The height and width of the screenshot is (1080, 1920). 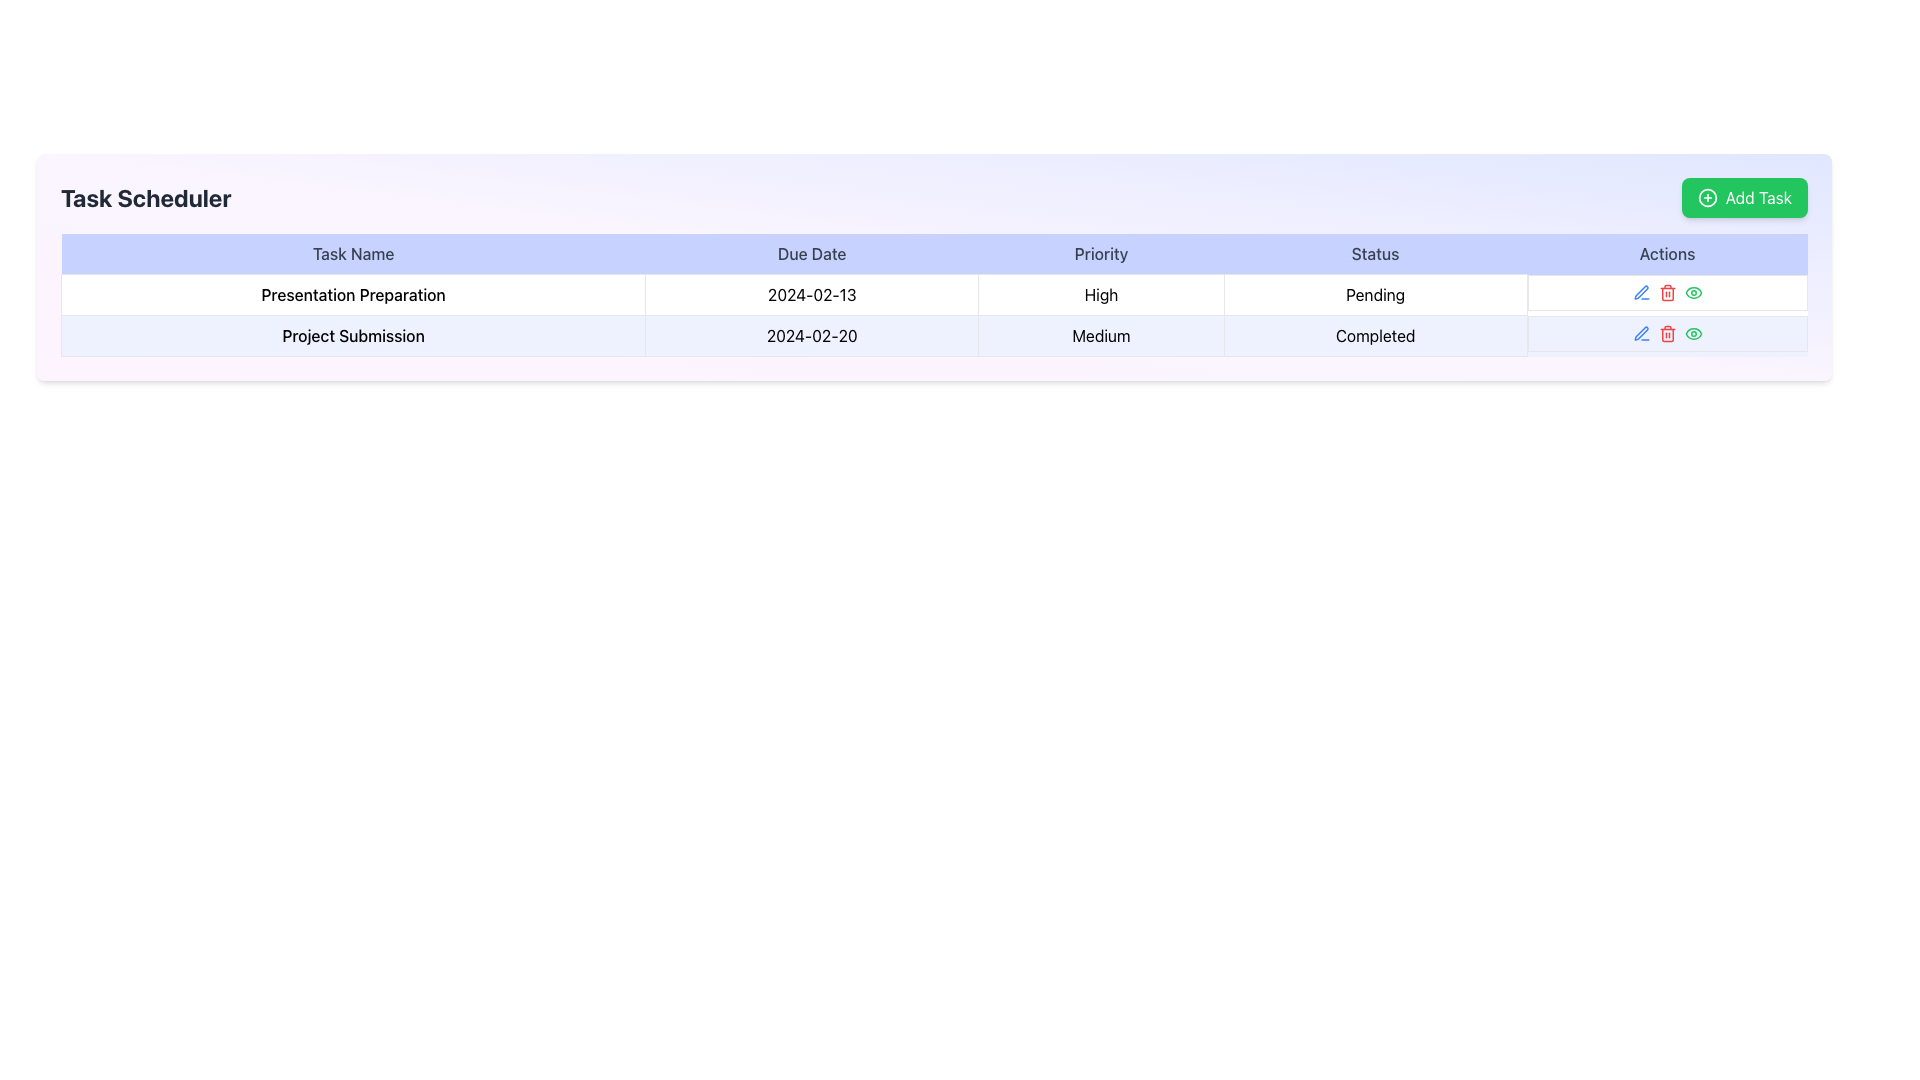 I want to click on the 'Add Task' button located in the top-right corner of the 'Task Scheduler' header, so click(x=1743, y=197).